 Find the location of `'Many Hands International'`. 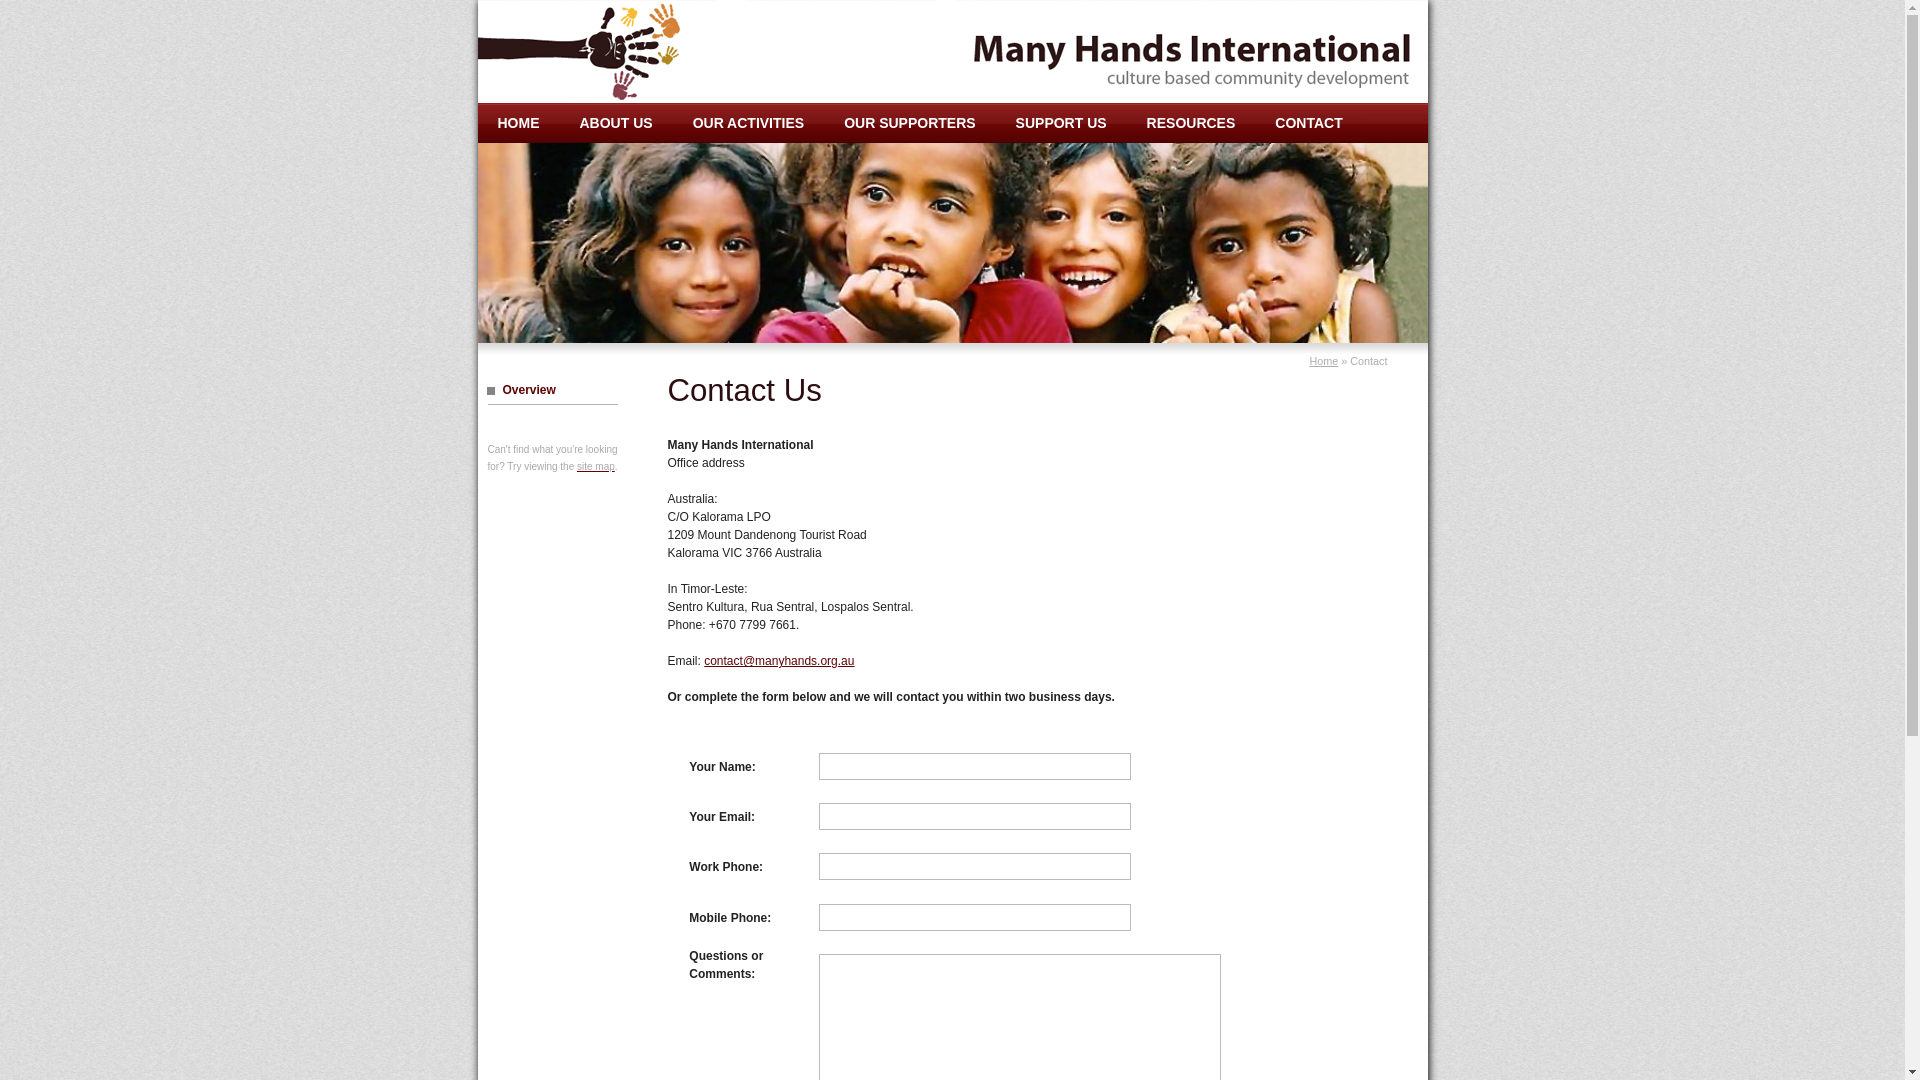

'Many Hands International' is located at coordinates (602, 50).